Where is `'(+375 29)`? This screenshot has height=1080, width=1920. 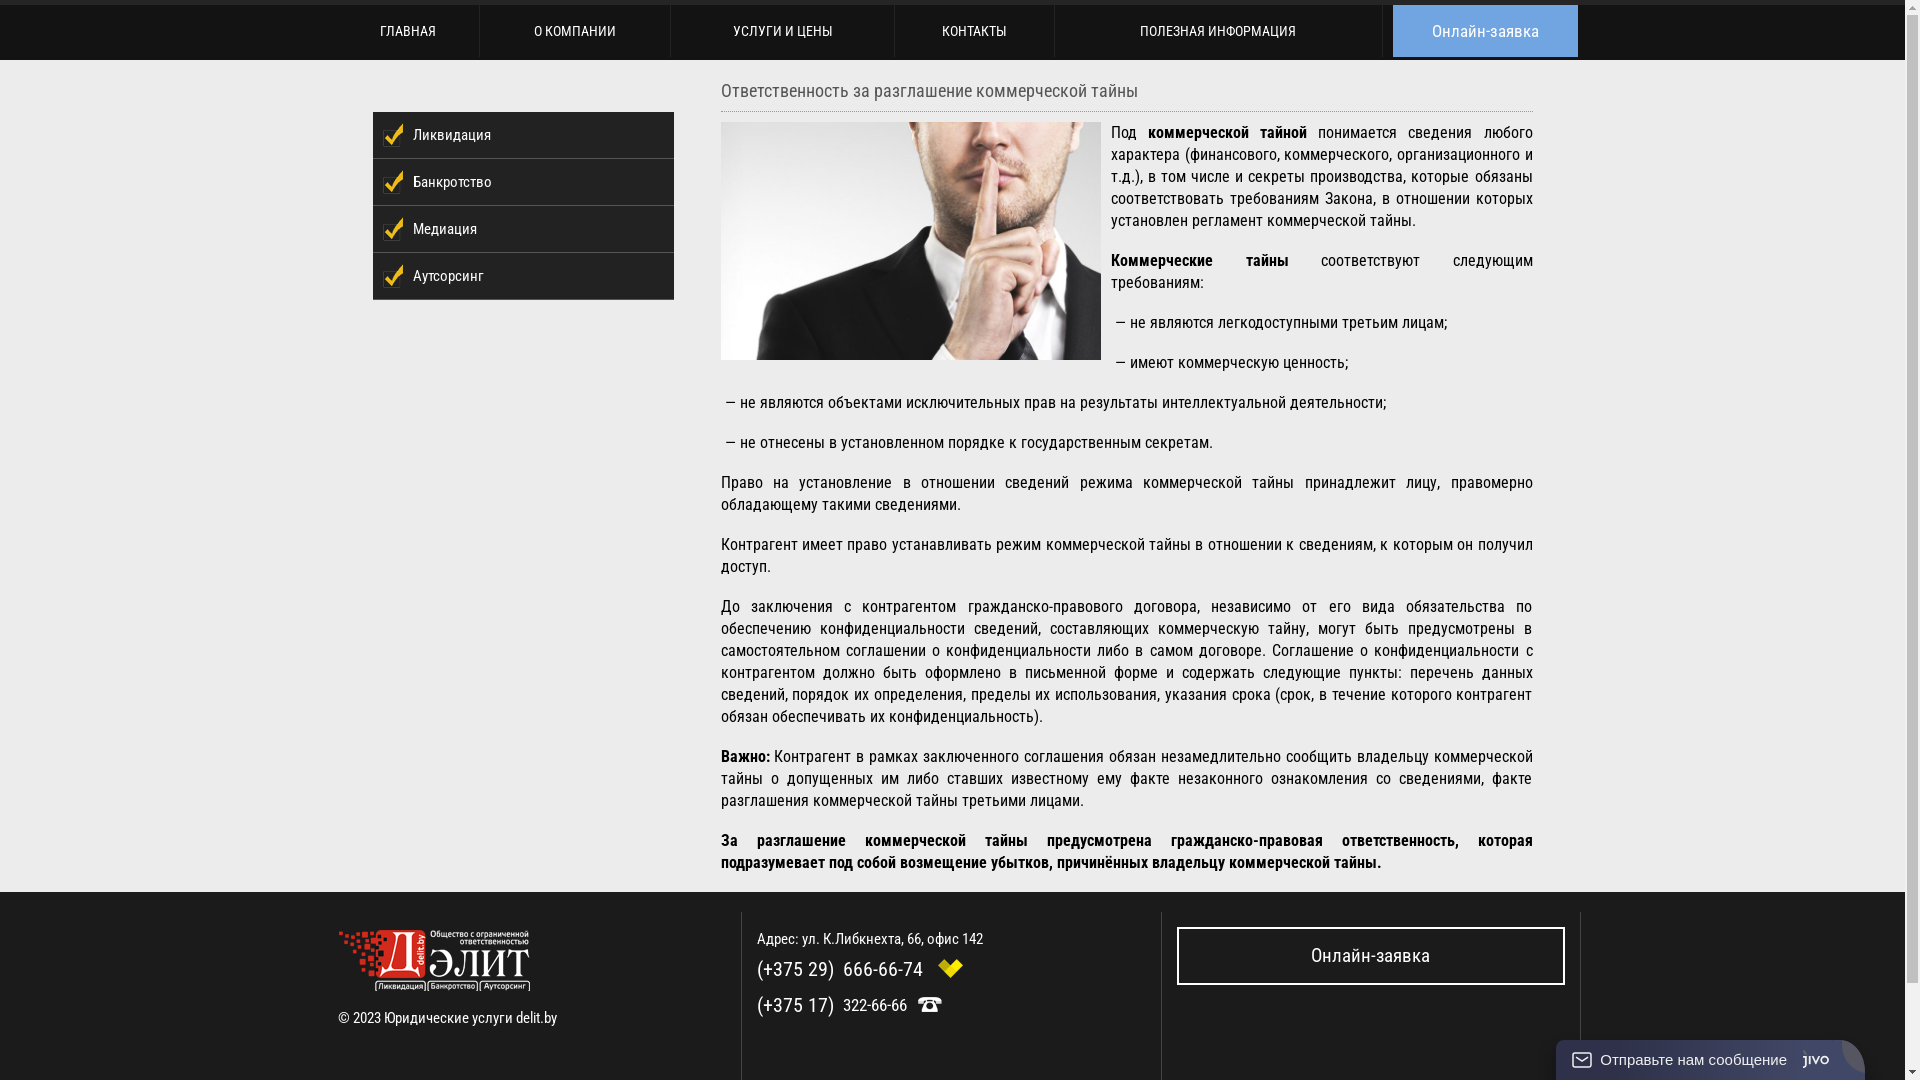 '(+375 29) is located at coordinates (842, 967).